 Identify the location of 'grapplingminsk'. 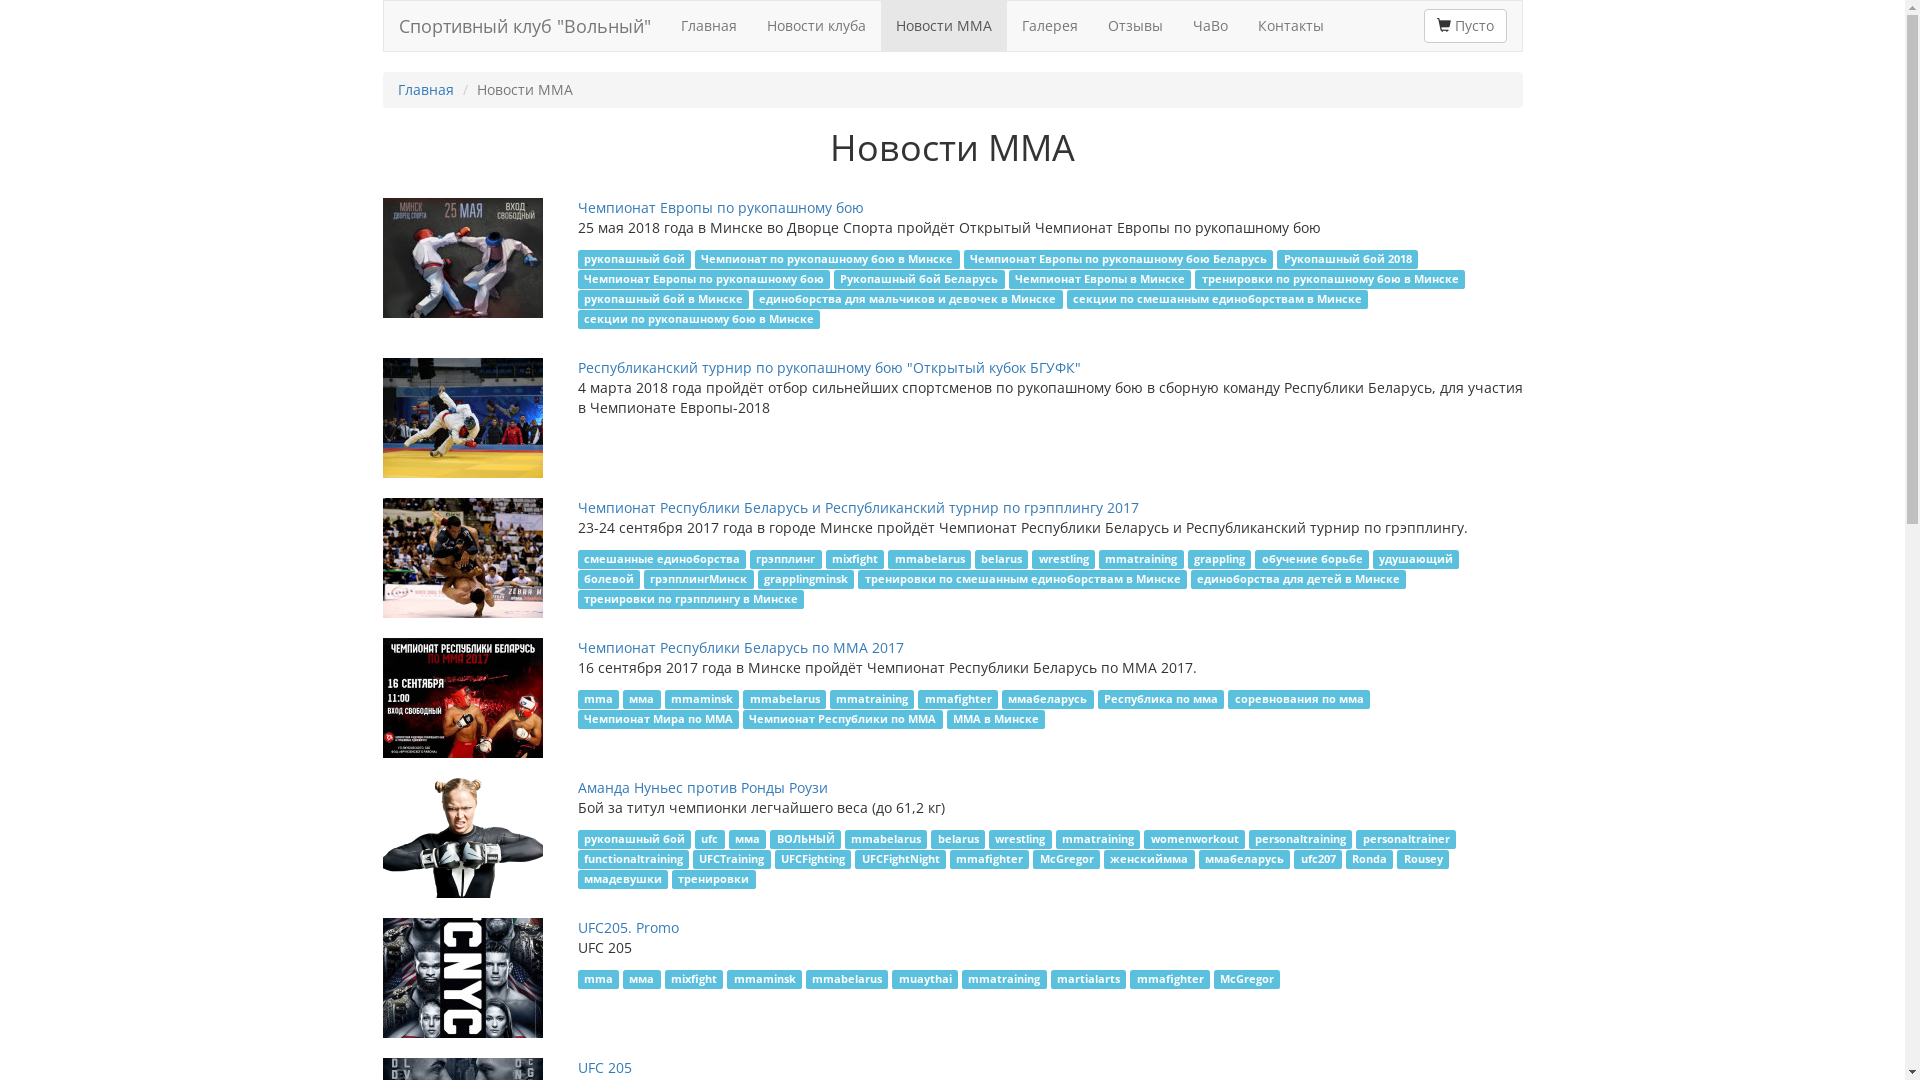
(806, 579).